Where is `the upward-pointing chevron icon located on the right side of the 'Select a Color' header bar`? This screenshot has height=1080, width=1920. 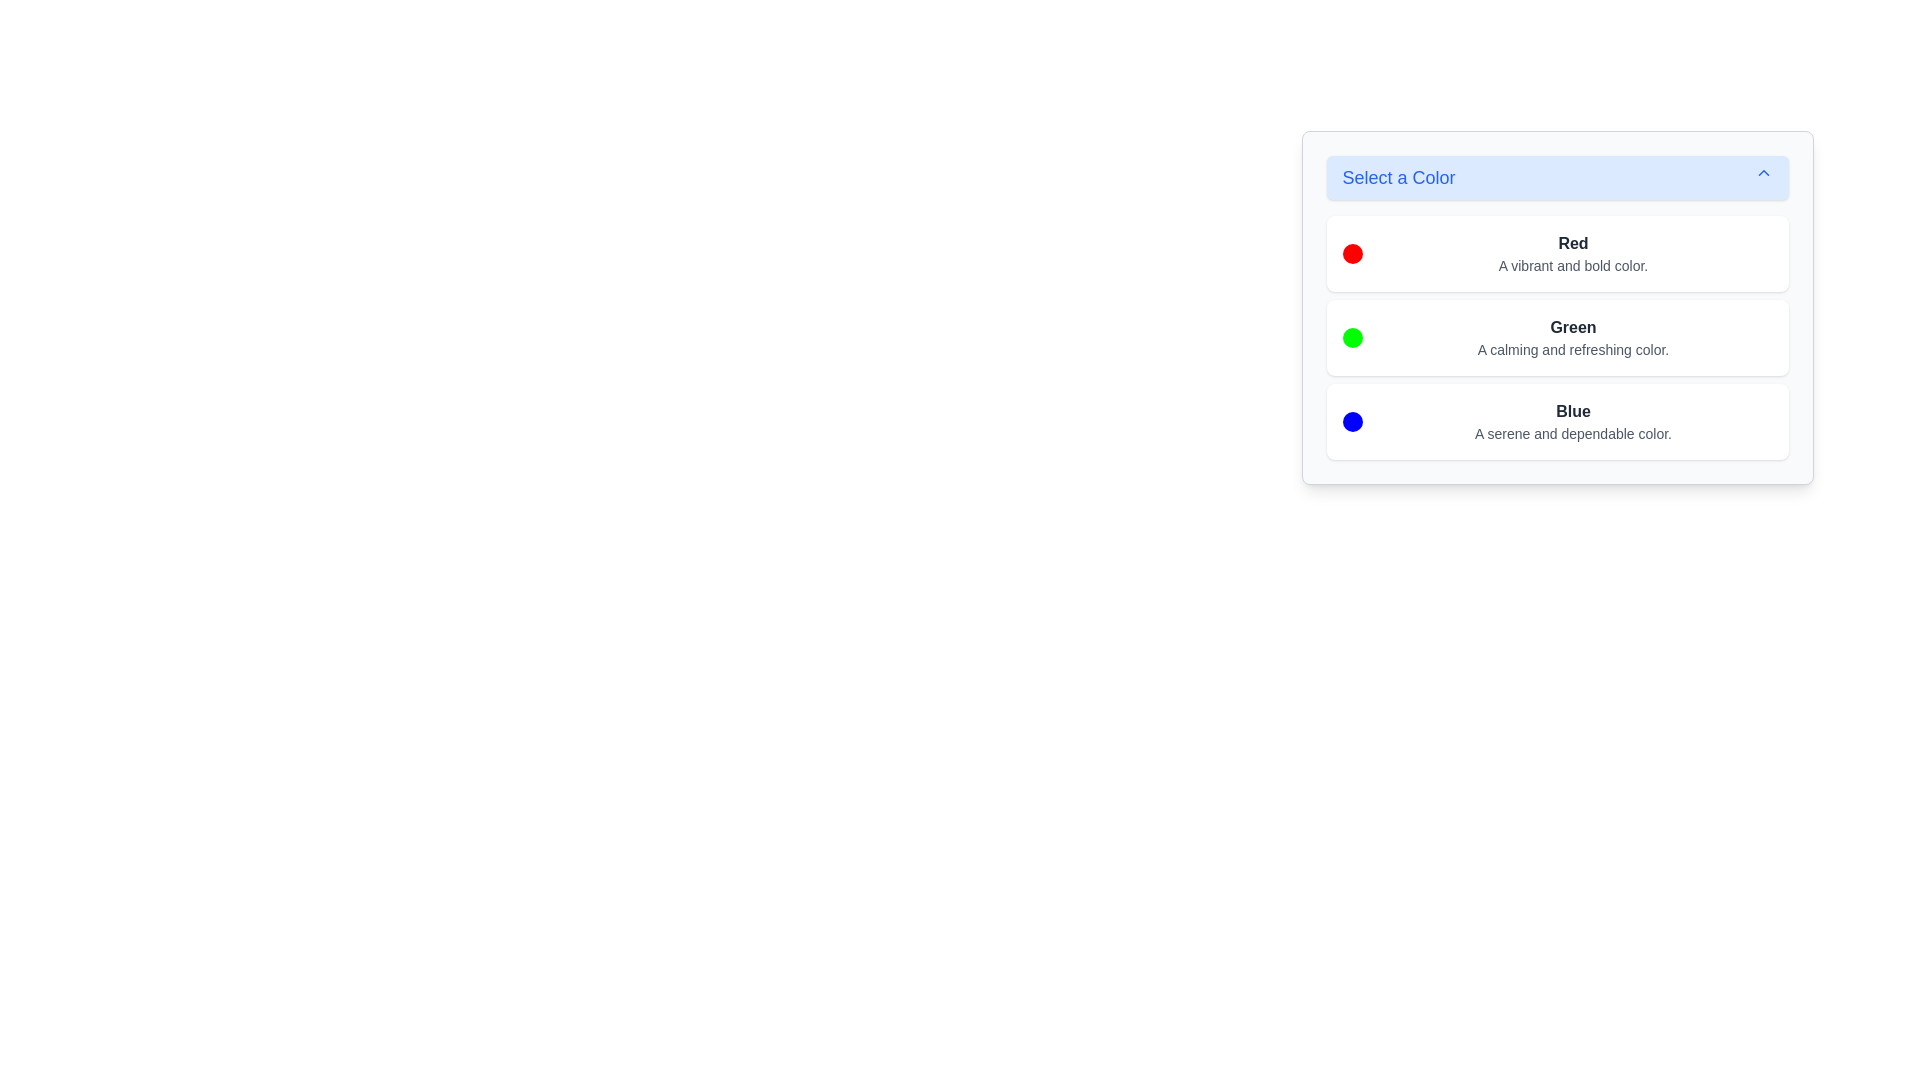 the upward-pointing chevron icon located on the right side of the 'Select a Color' header bar is located at coordinates (1763, 172).